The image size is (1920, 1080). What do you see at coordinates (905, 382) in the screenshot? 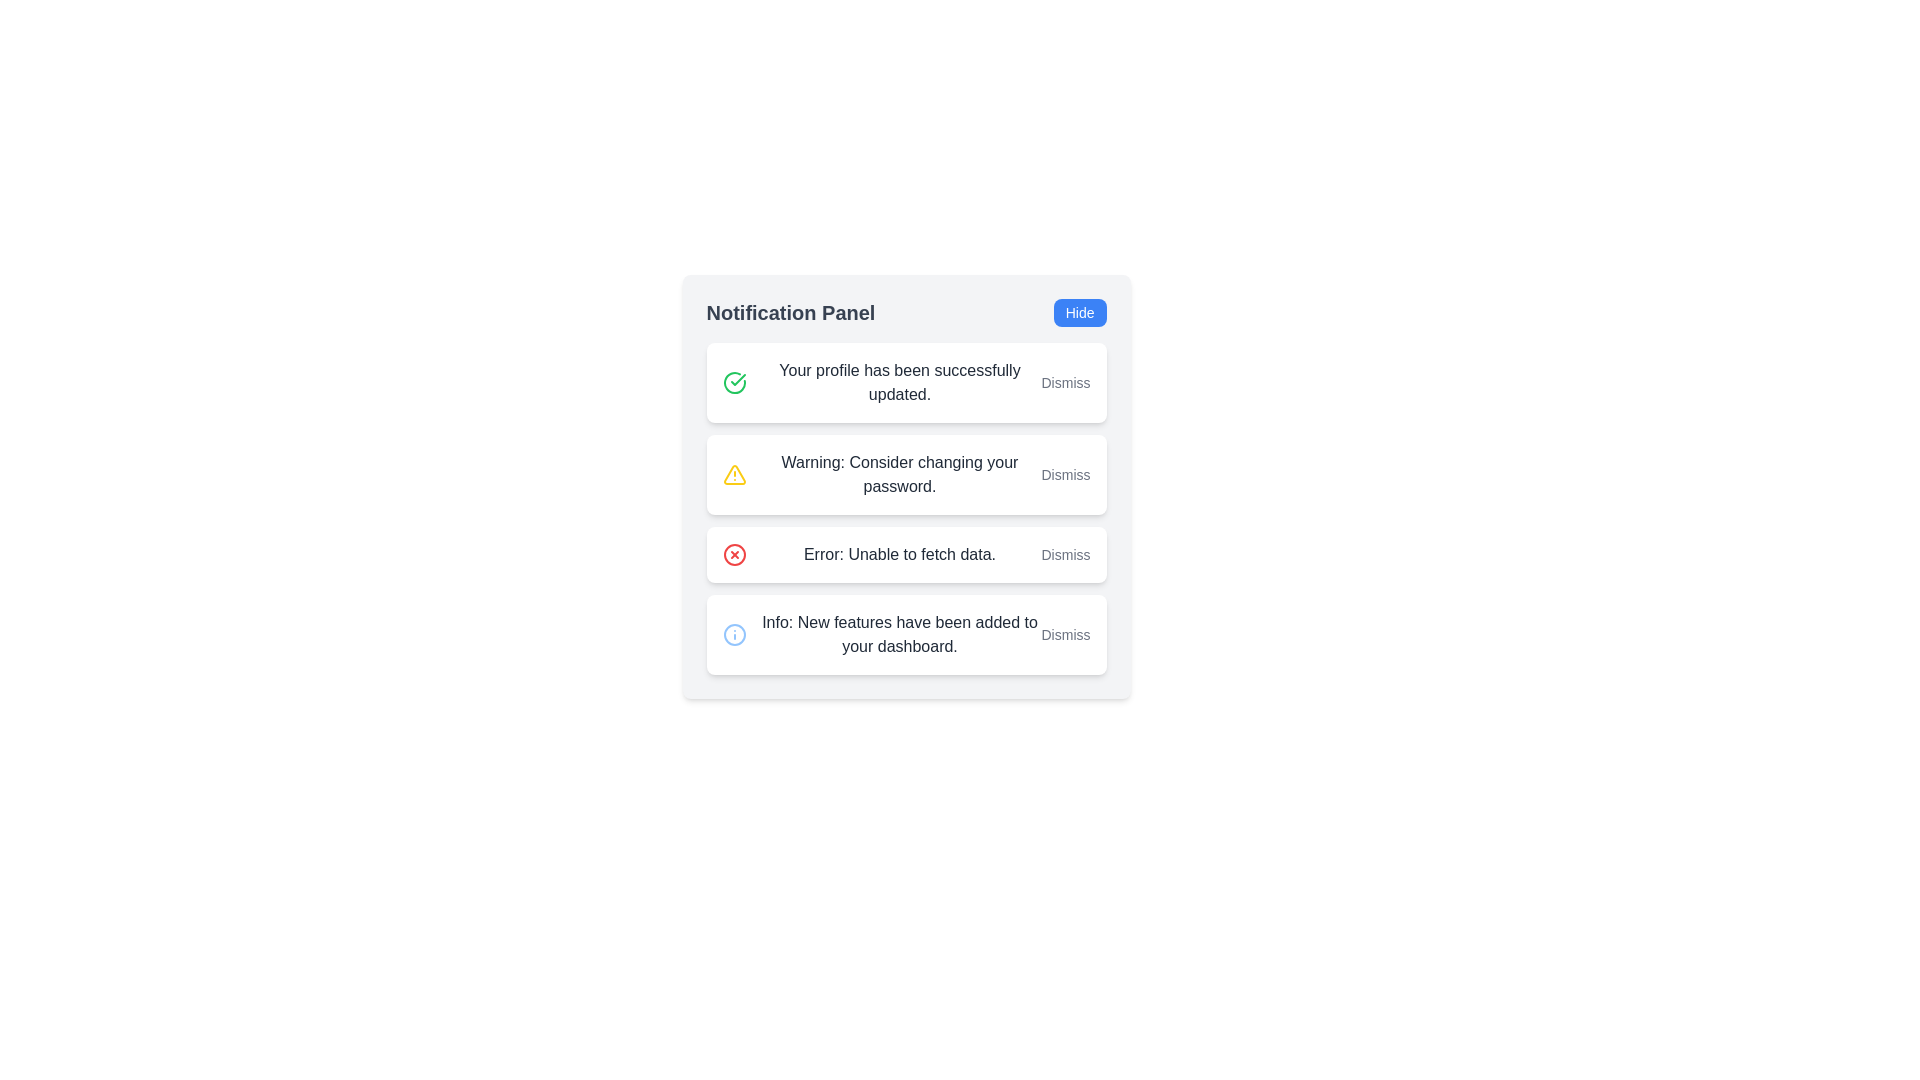
I see `notification message displaying 'Your profile has been successfully updated.' with a dismiss link on the right` at bounding box center [905, 382].